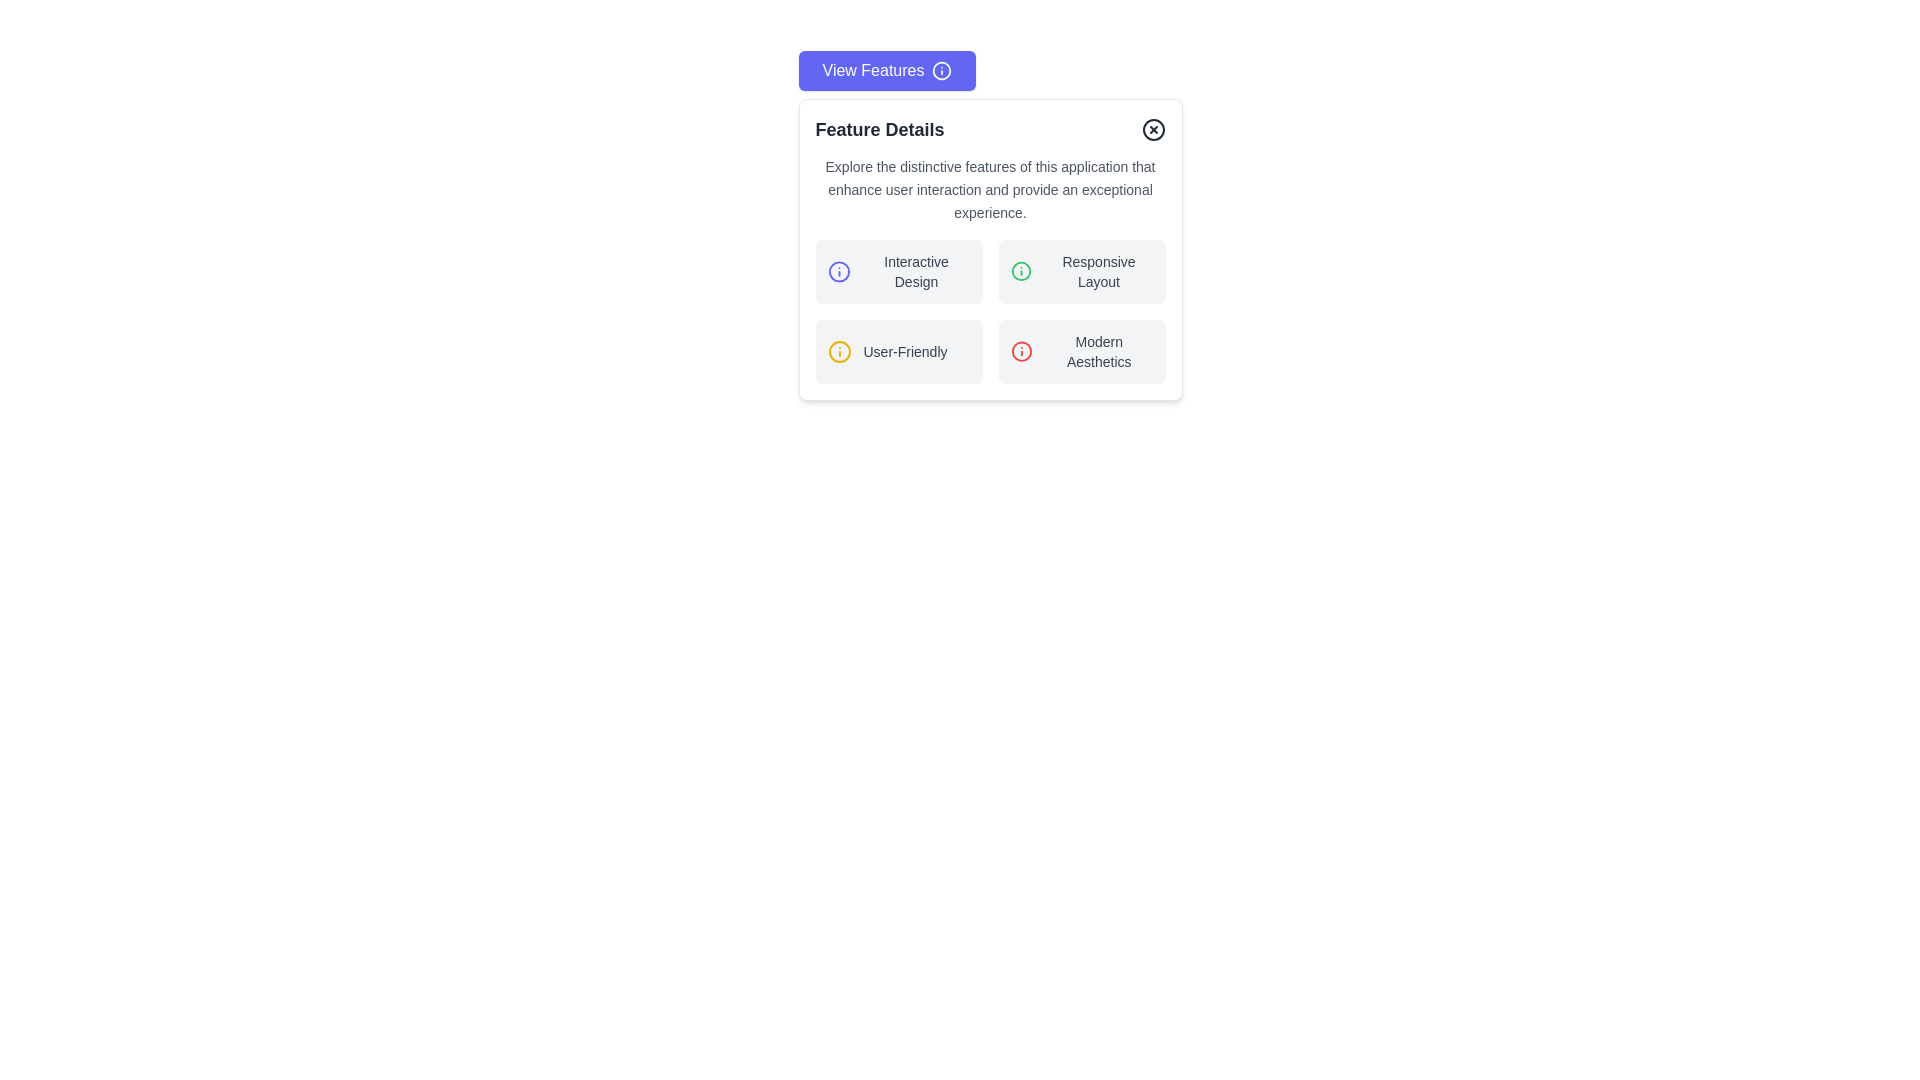 The height and width of the screenshot is (1080, 1920). What do you see at coordinates (1021, 272) in the screenshot?
I see `the informational indicator represented by the SVG Circle located in the upper-left corner of the second row in the grid of icons within the 'Feature Details' dialog box` at bounding box center [1021, 272].